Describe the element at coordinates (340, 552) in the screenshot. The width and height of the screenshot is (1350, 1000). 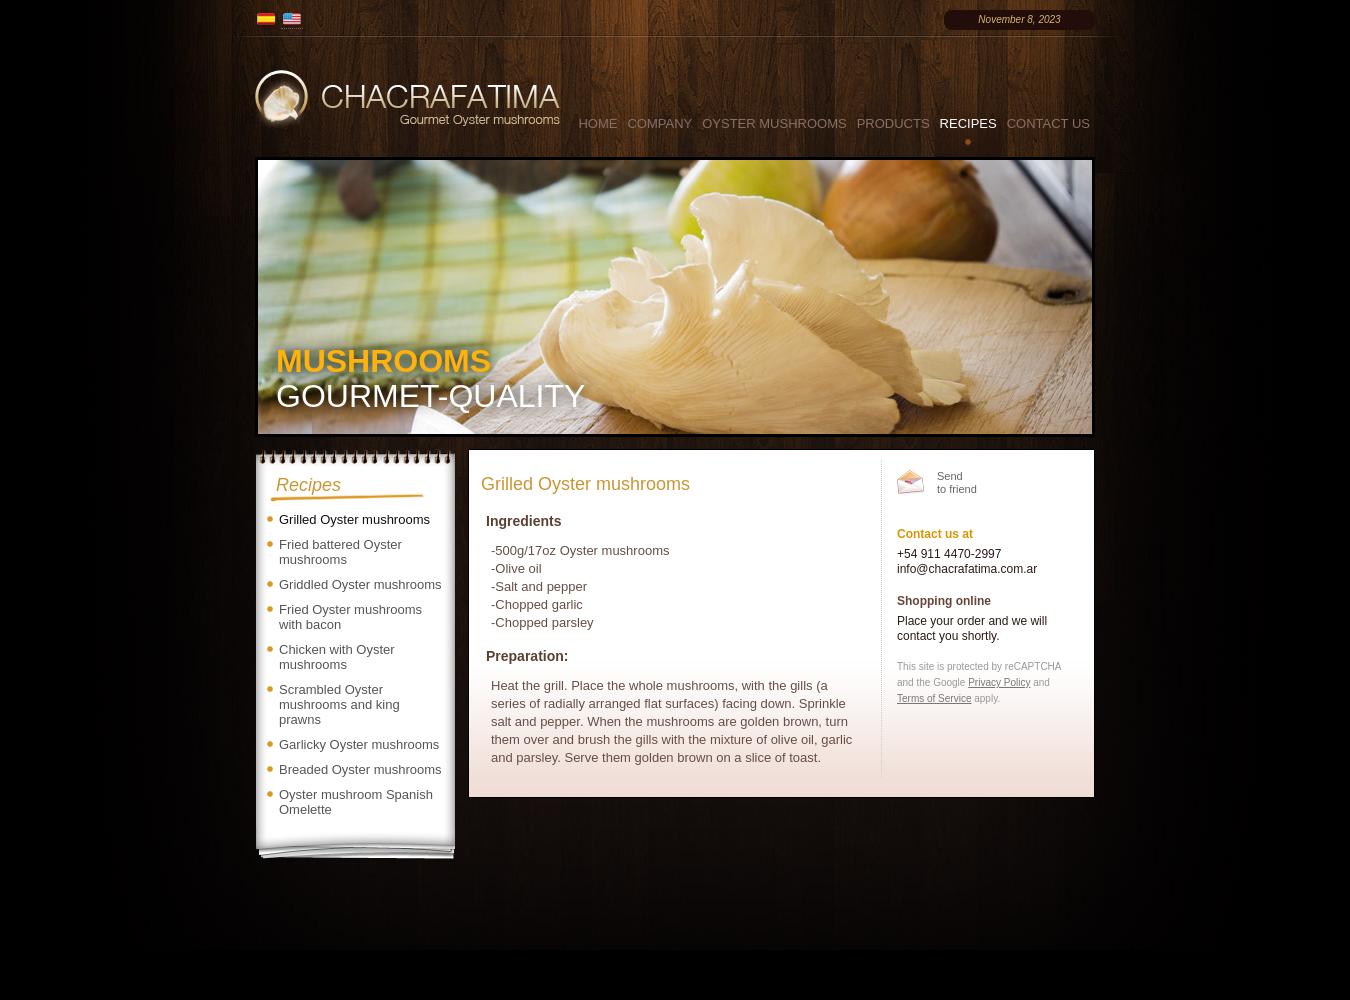
I see `'Fried battered Oyster mushrooms'` at that location.